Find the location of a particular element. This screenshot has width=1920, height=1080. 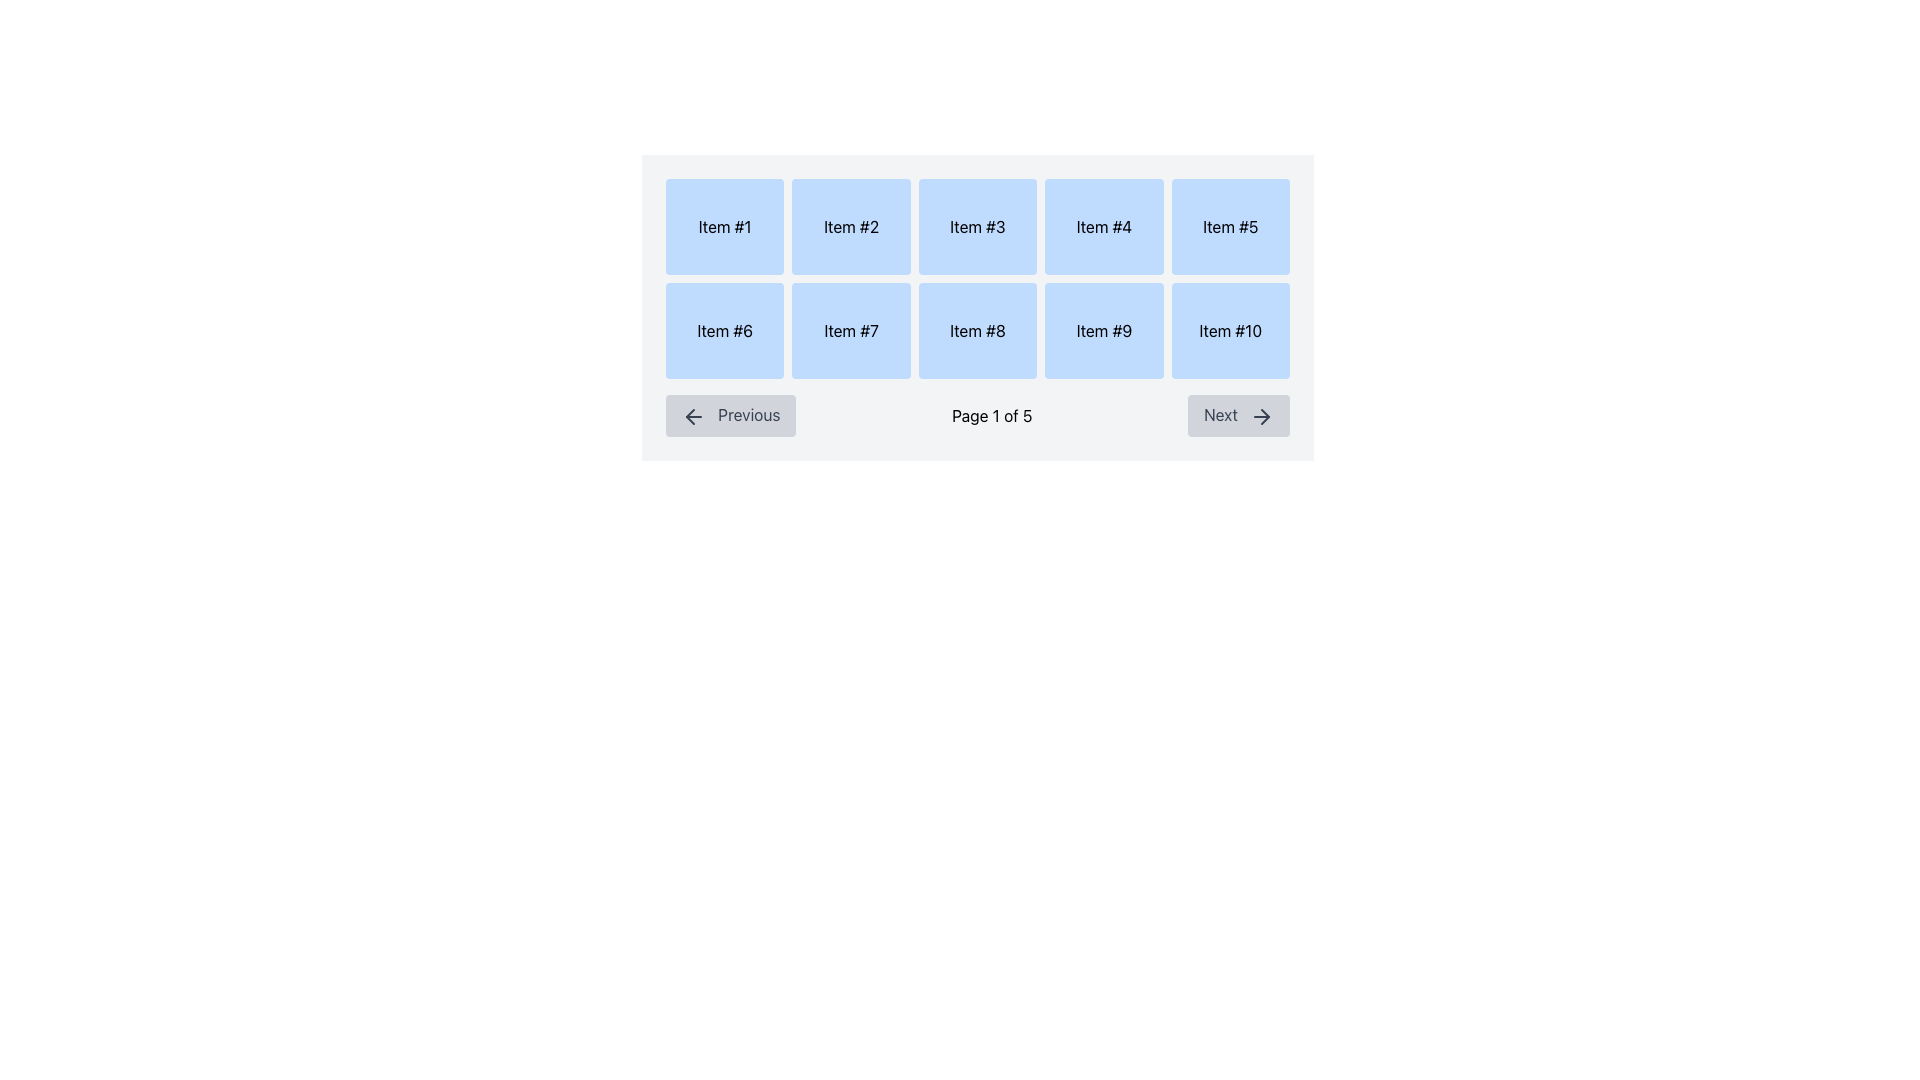

the rectangular box with a light blue background containing the text 'Item #5' in black font, located in the first row, fifth column of the grid layout is located at coordinates (1229, 226).